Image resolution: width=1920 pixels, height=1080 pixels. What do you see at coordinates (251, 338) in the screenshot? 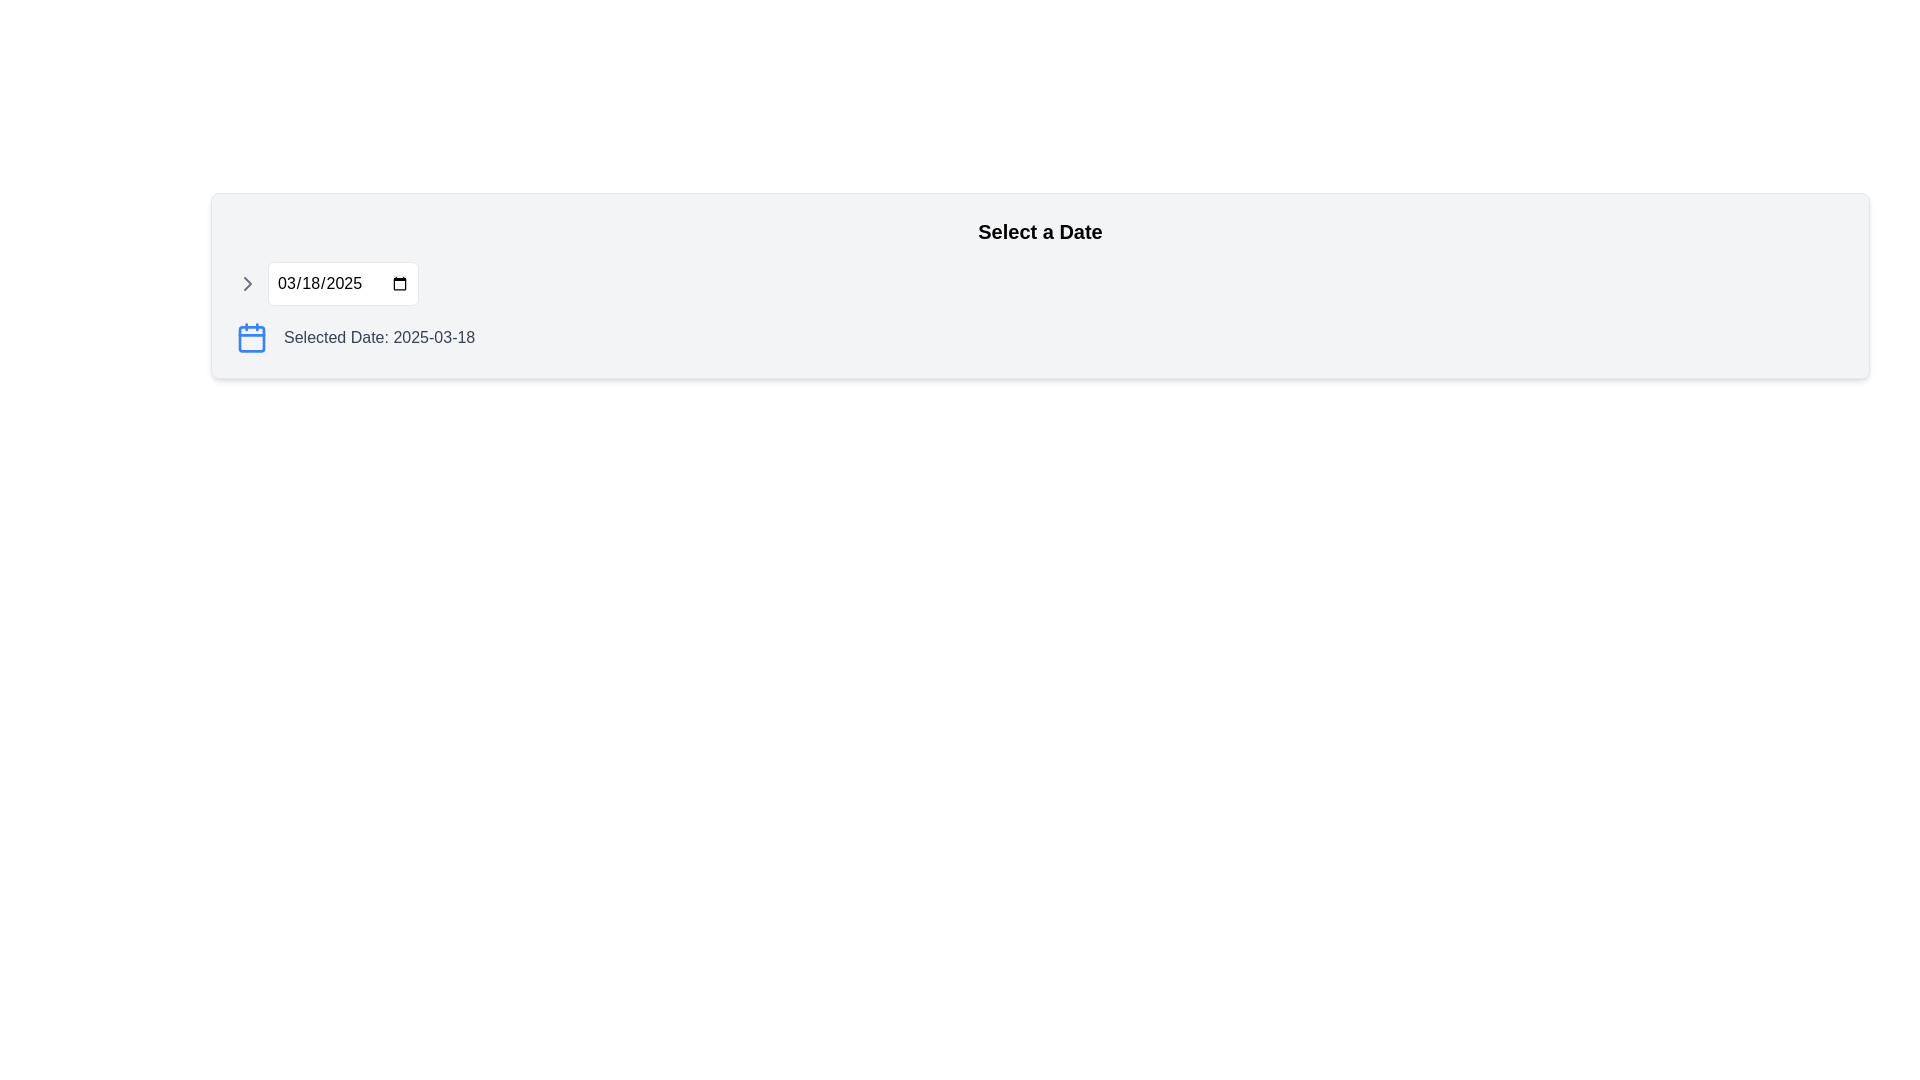
I see `the graphical placeholder, which is a rounded rectangle with a light blue outline and white fill, located within the calendar icon to the left of the 'Selected Date: 2025-03-18' text` at bounding box center [251, 338].